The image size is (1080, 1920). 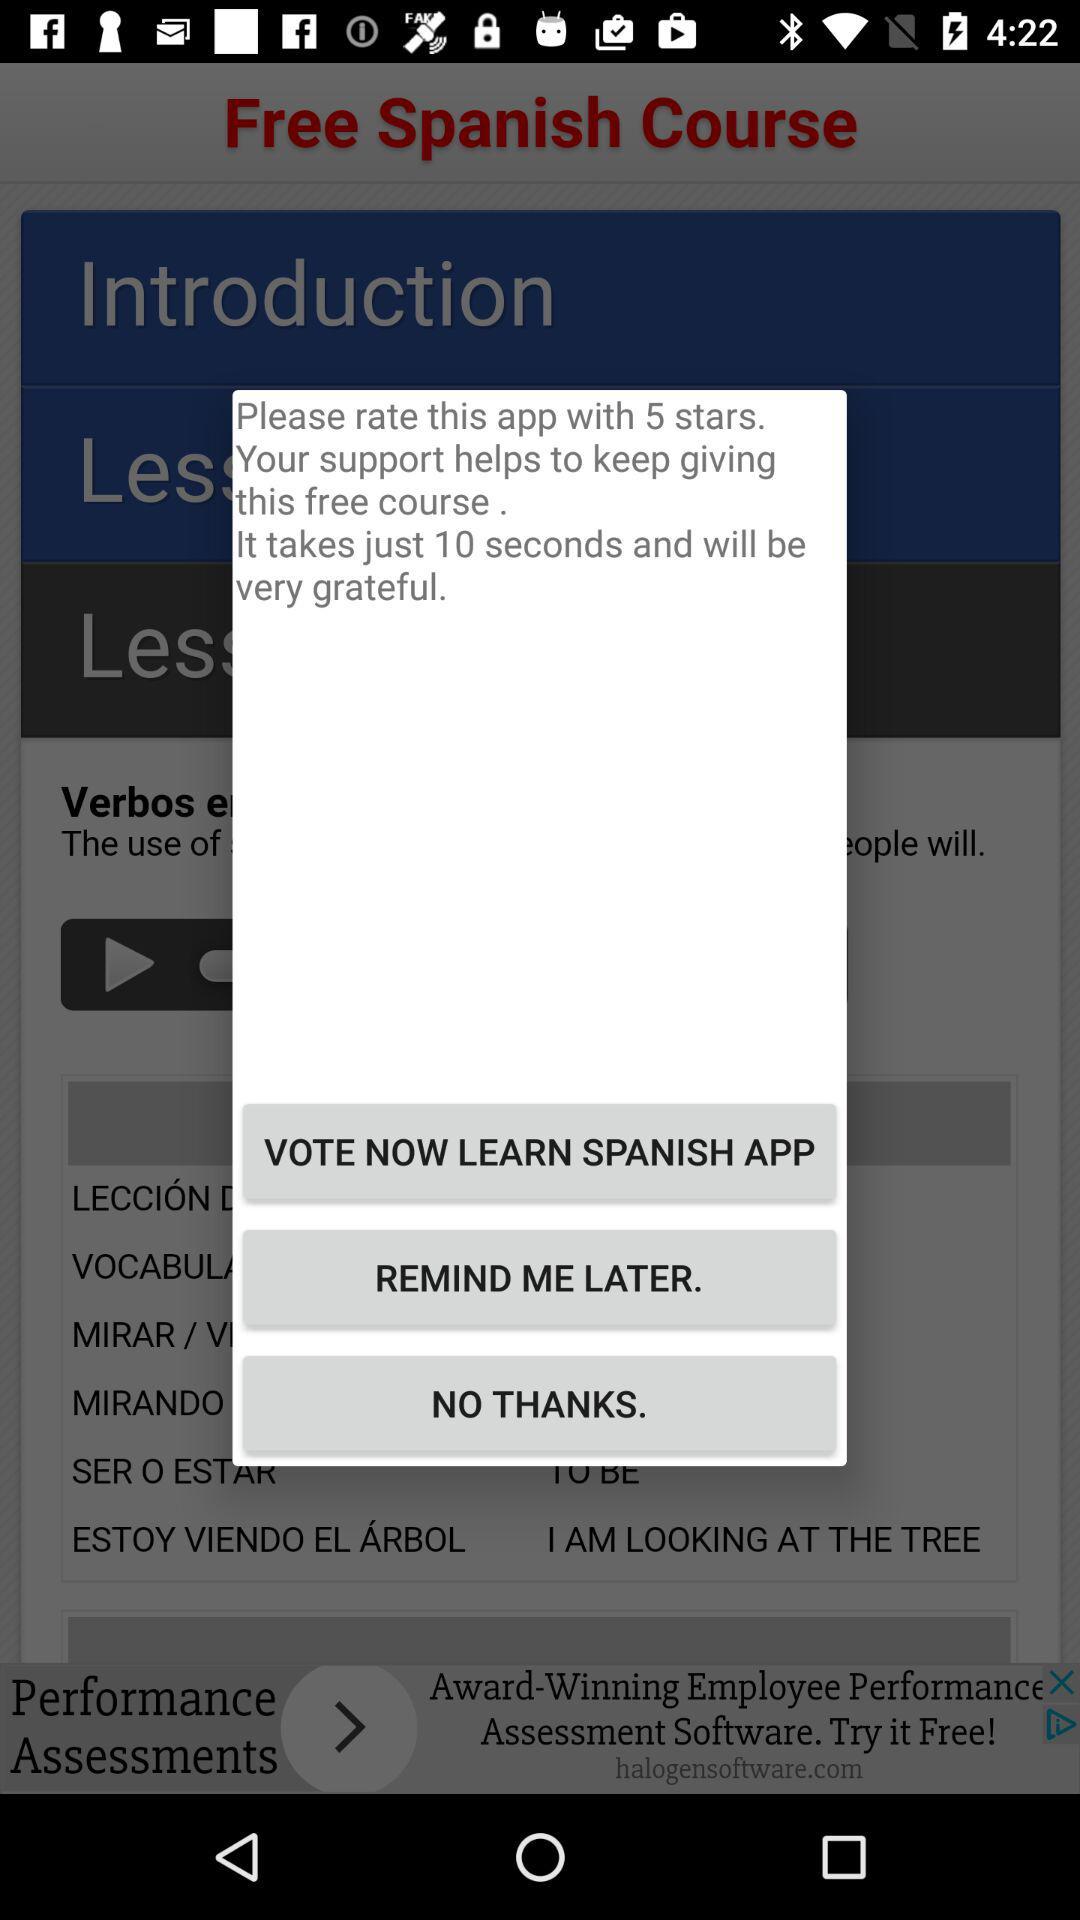 I want to click on the no thanks., so click(x=538, y=1402).